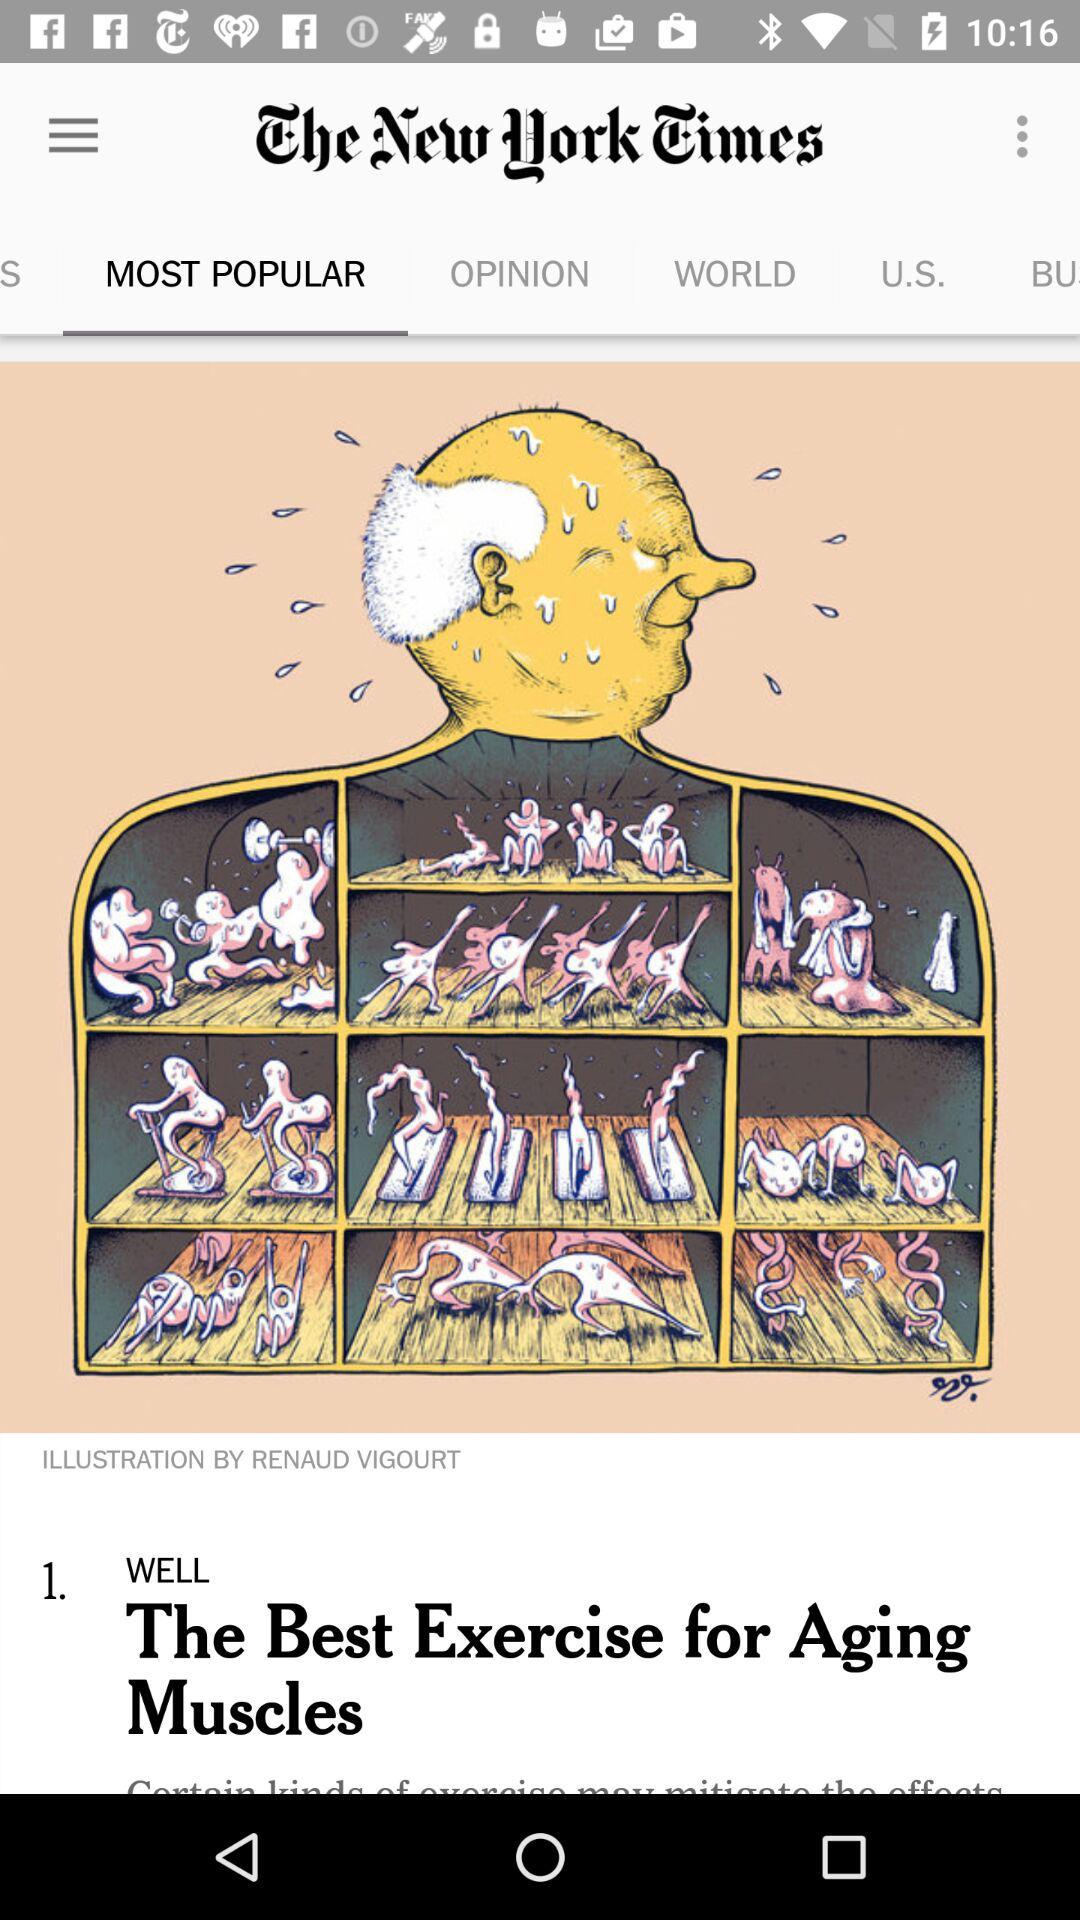 The width and height of the screenshot is (1080, 1920). What do you see at coordinates (234, 272) in the screenshot?
I see `most popular icon` at bounding box center [234, 272].